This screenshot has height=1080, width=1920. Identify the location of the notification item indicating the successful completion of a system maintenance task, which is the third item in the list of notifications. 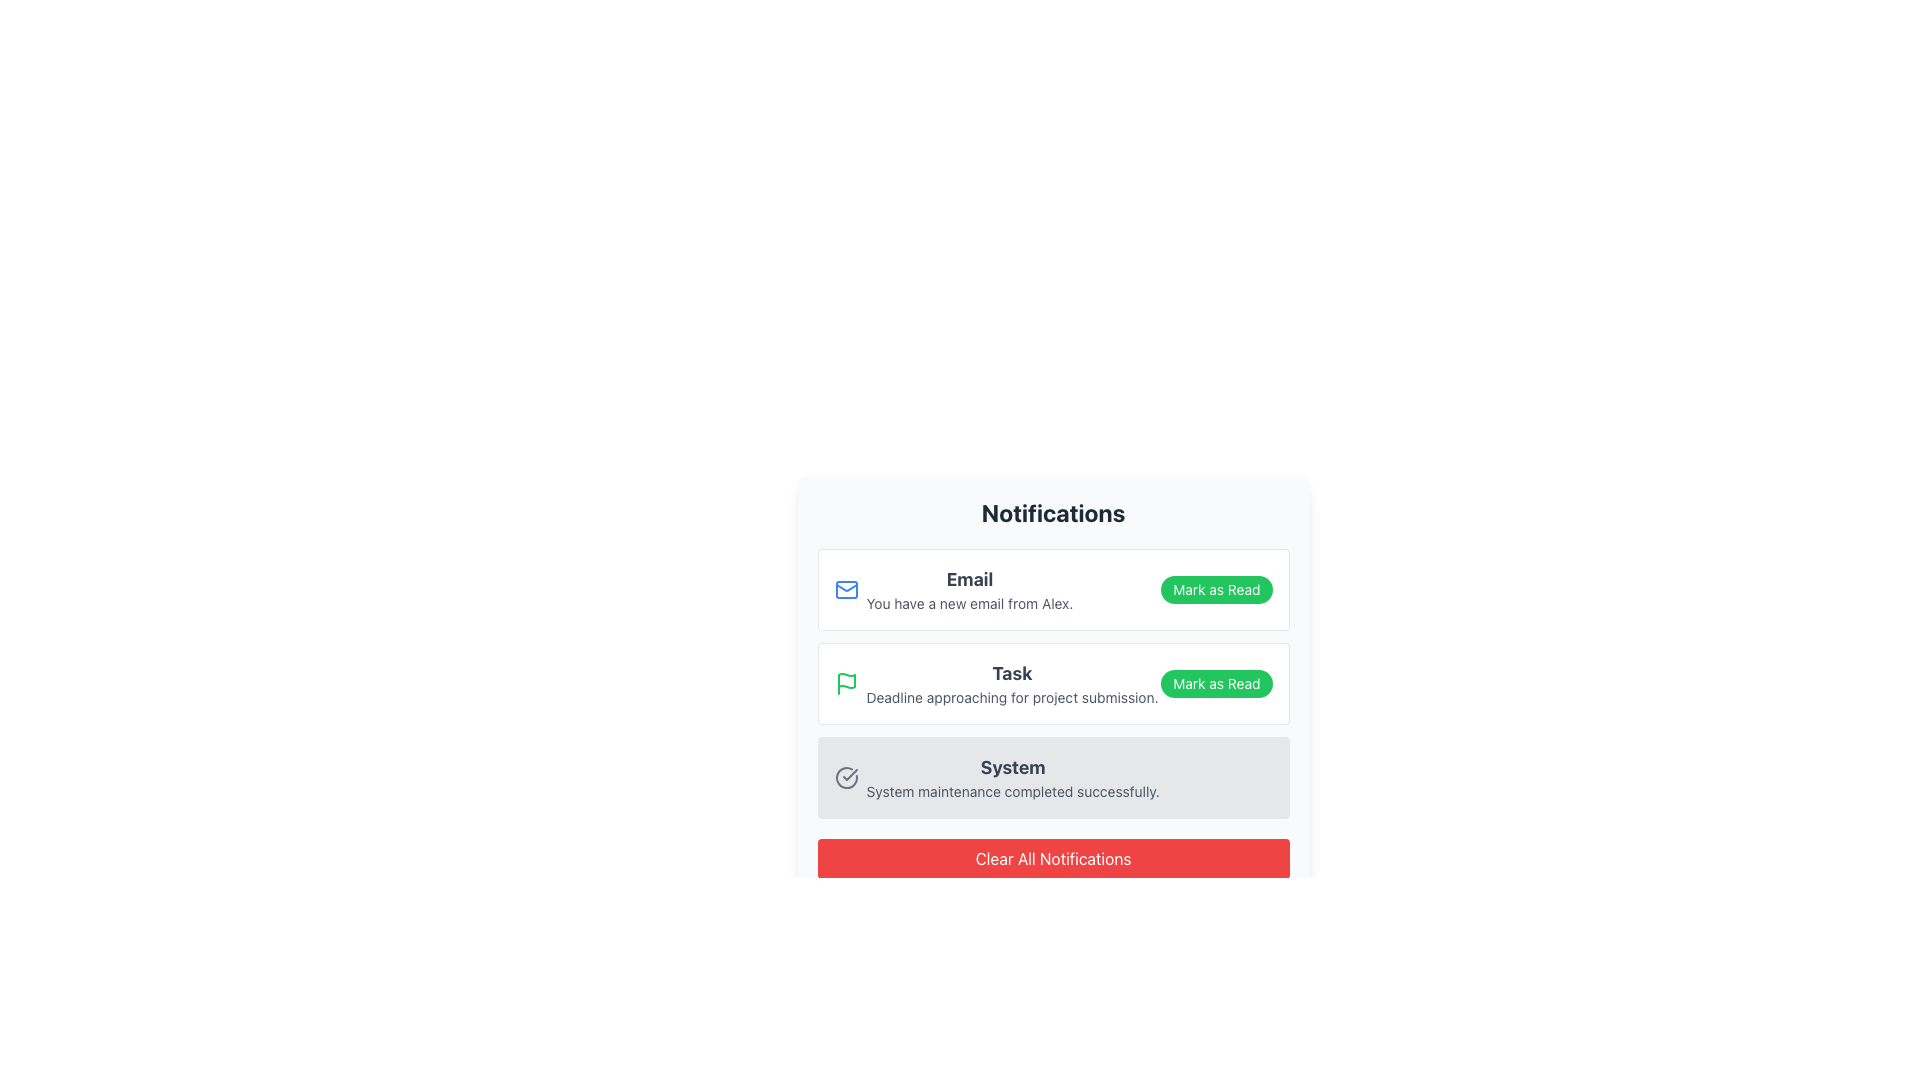
(1052, 777).